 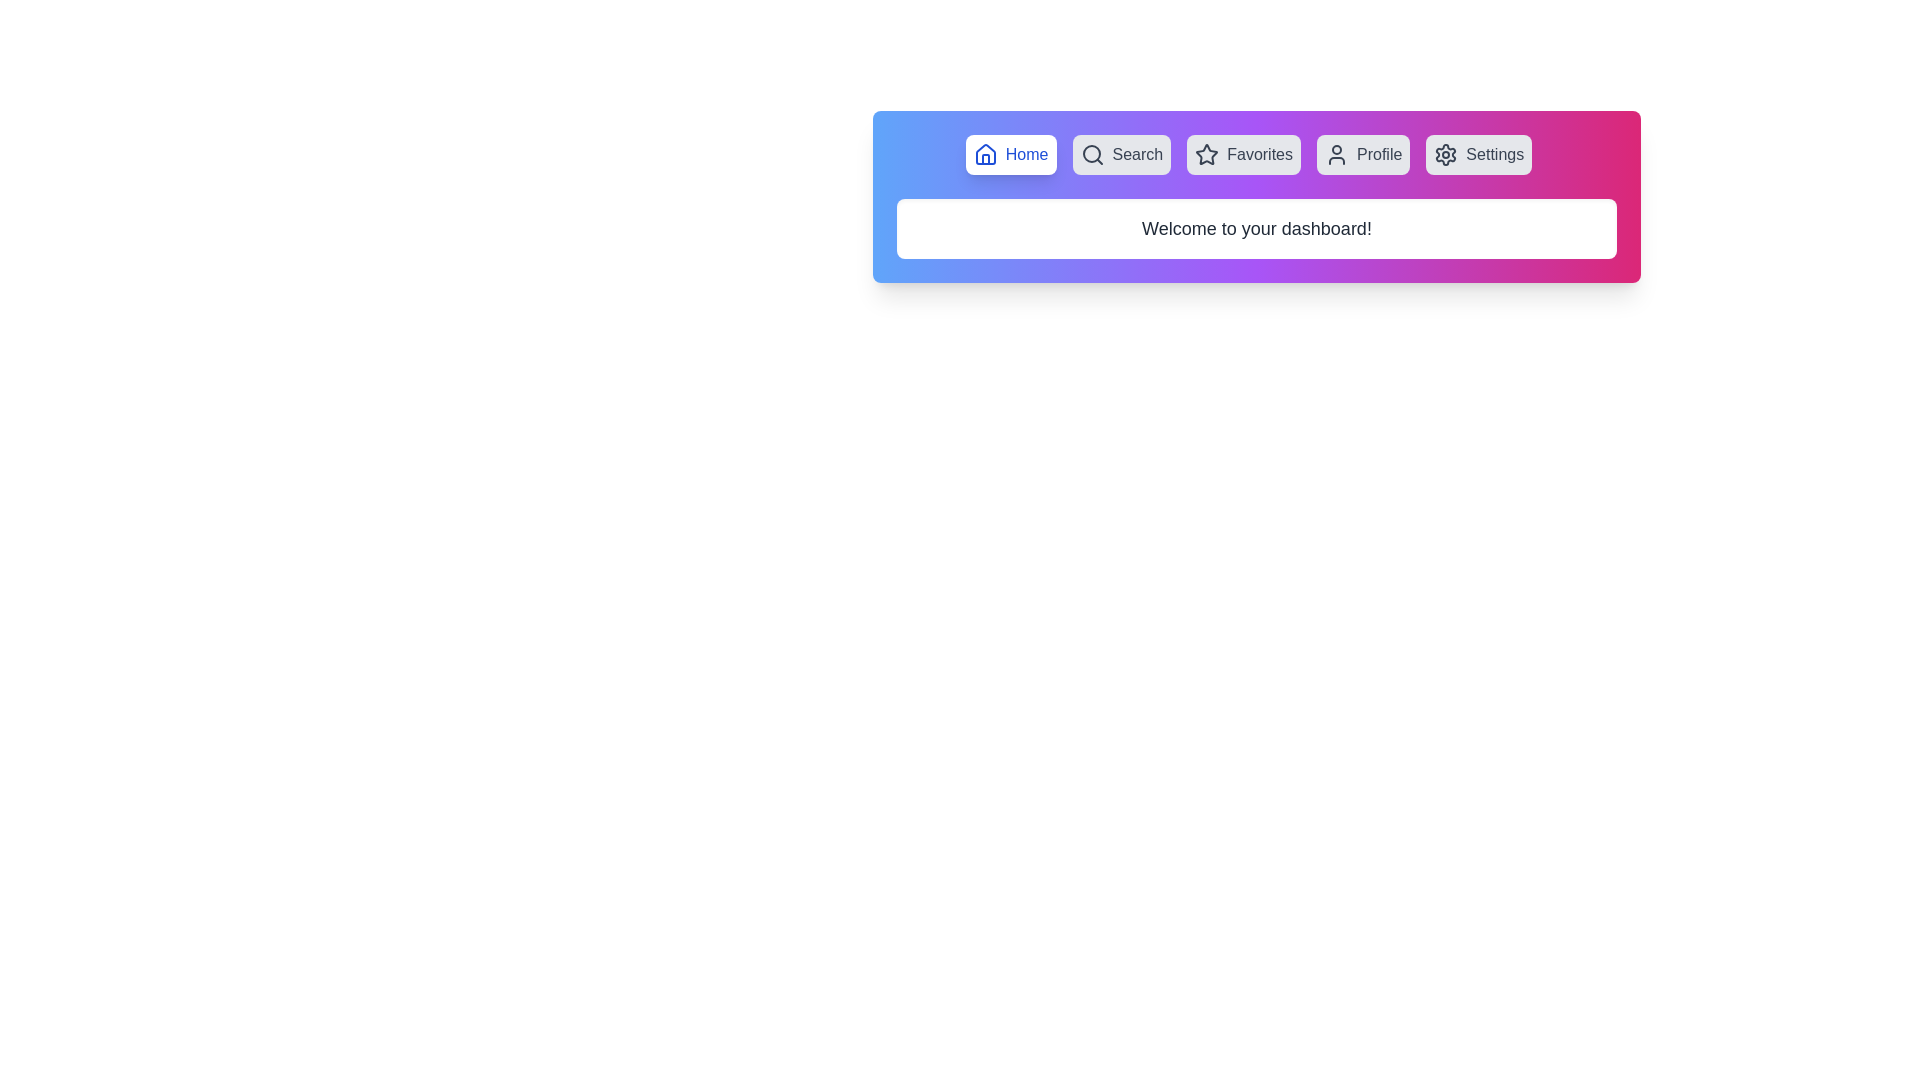 I want to click on the 'Favorites' icon within the button located in the horizontal navigation bar, so click(x=1205, y=153).